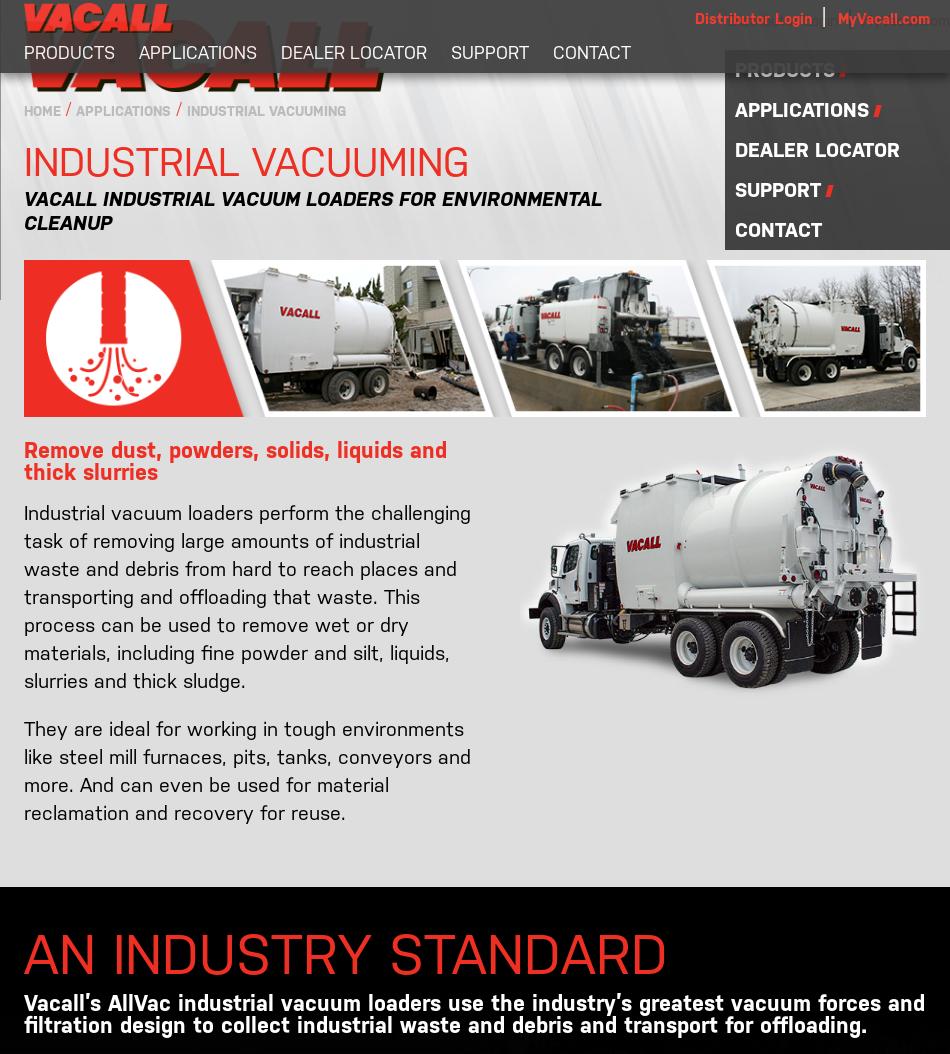  I want to click on '|', so click(846, 18).